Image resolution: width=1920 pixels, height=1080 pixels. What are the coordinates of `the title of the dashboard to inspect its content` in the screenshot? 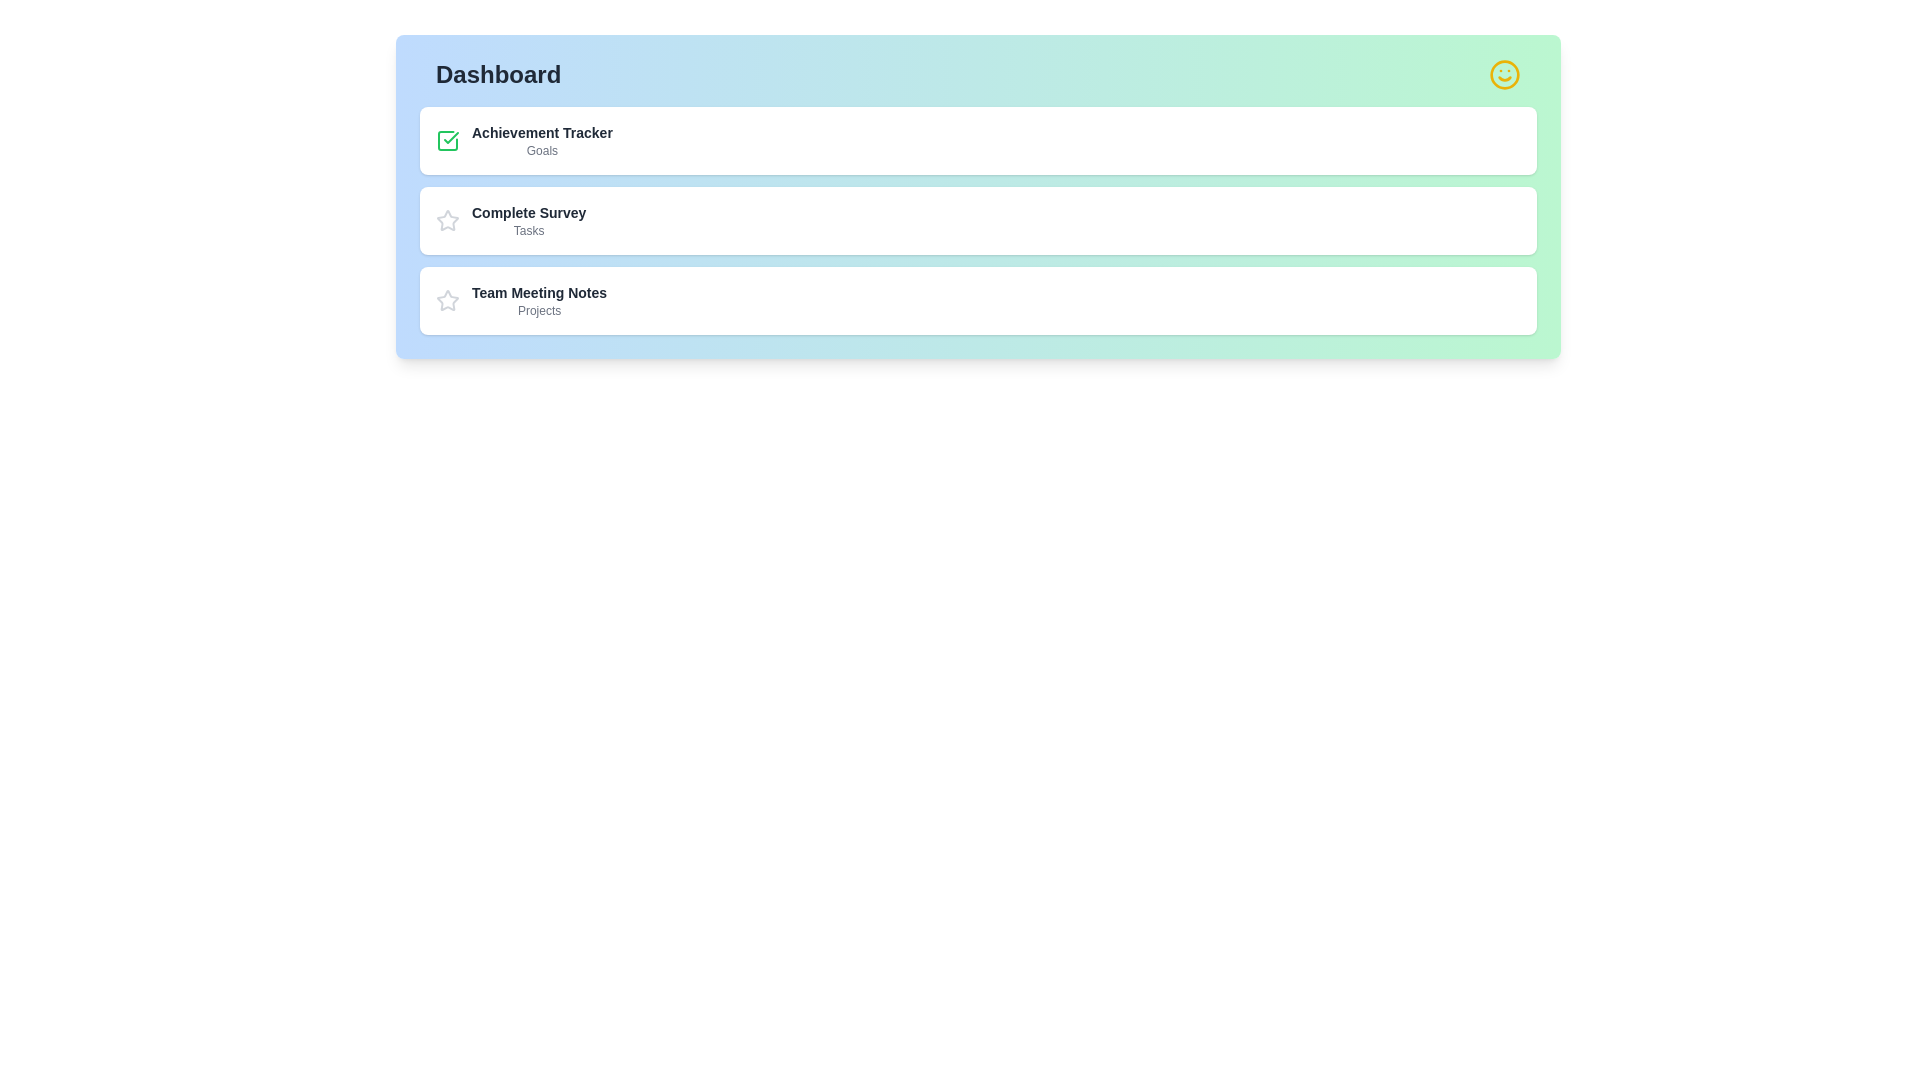 It's located at (498, 73).